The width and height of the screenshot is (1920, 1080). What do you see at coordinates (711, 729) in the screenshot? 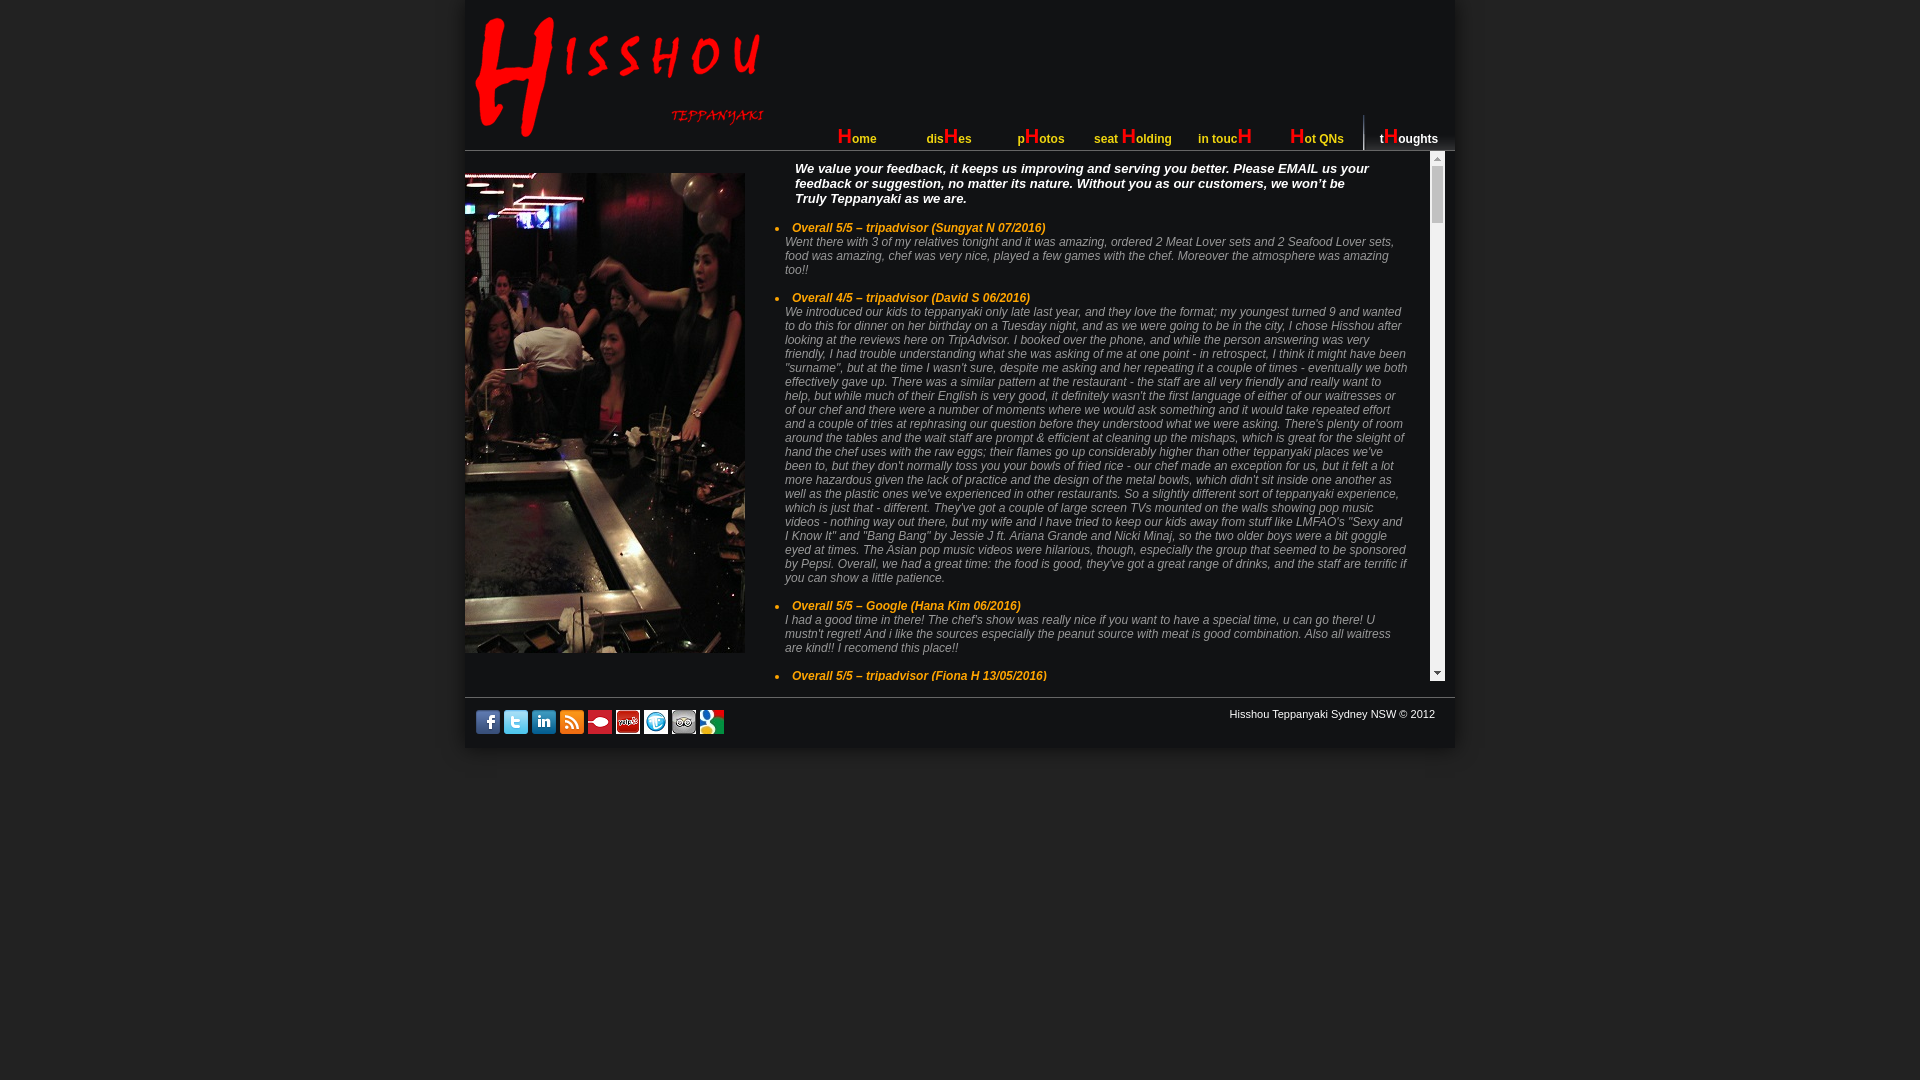
I see `'google'` at bounding box center [711, 729].